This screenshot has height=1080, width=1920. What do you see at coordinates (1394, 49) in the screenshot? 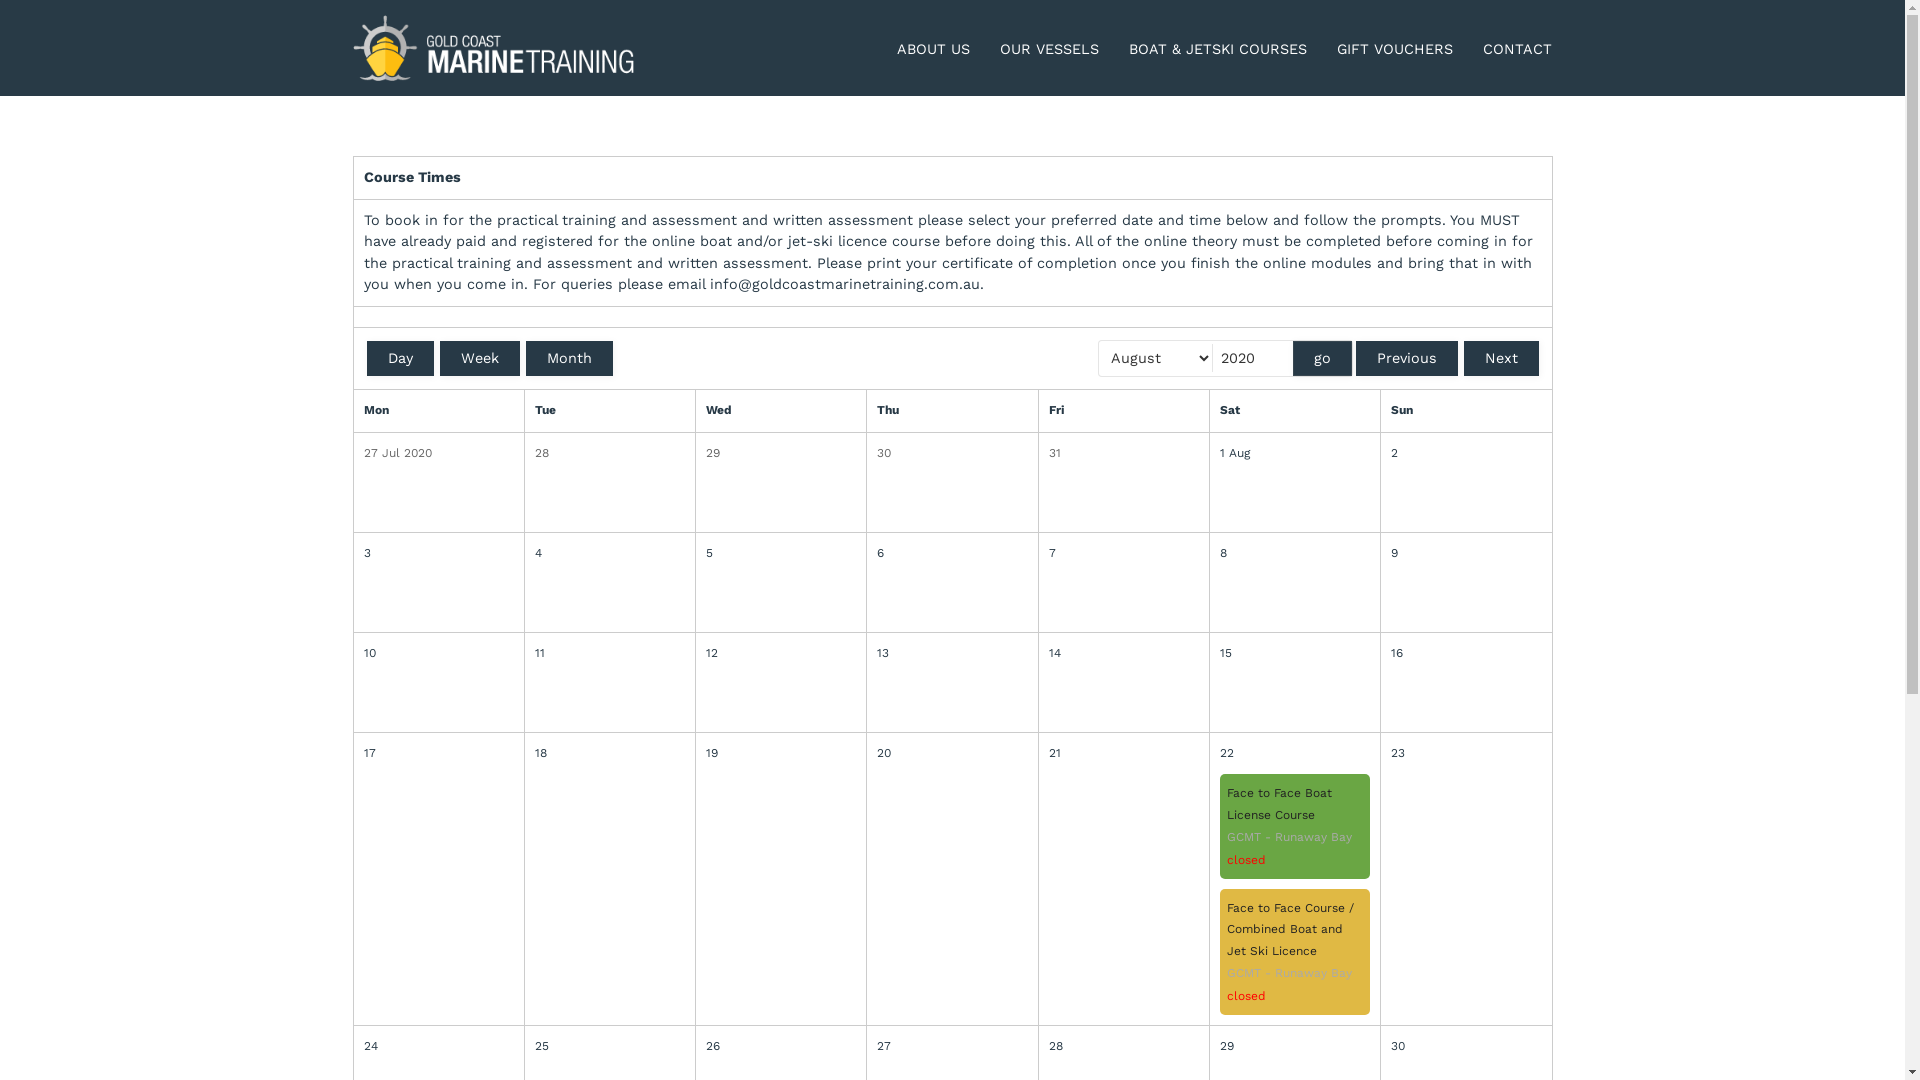
I see `'GIFT VOUCHERS'` at bounding box center [1394, 49].